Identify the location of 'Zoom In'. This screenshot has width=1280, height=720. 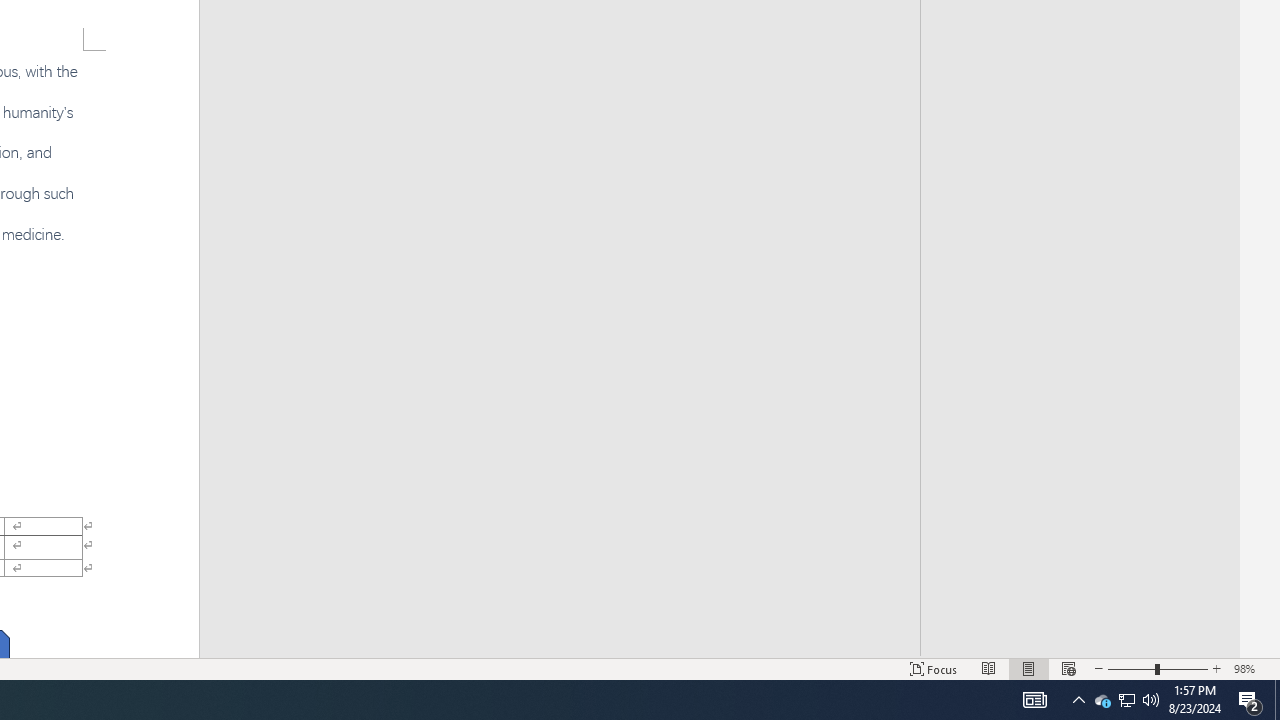
(1216, 669).